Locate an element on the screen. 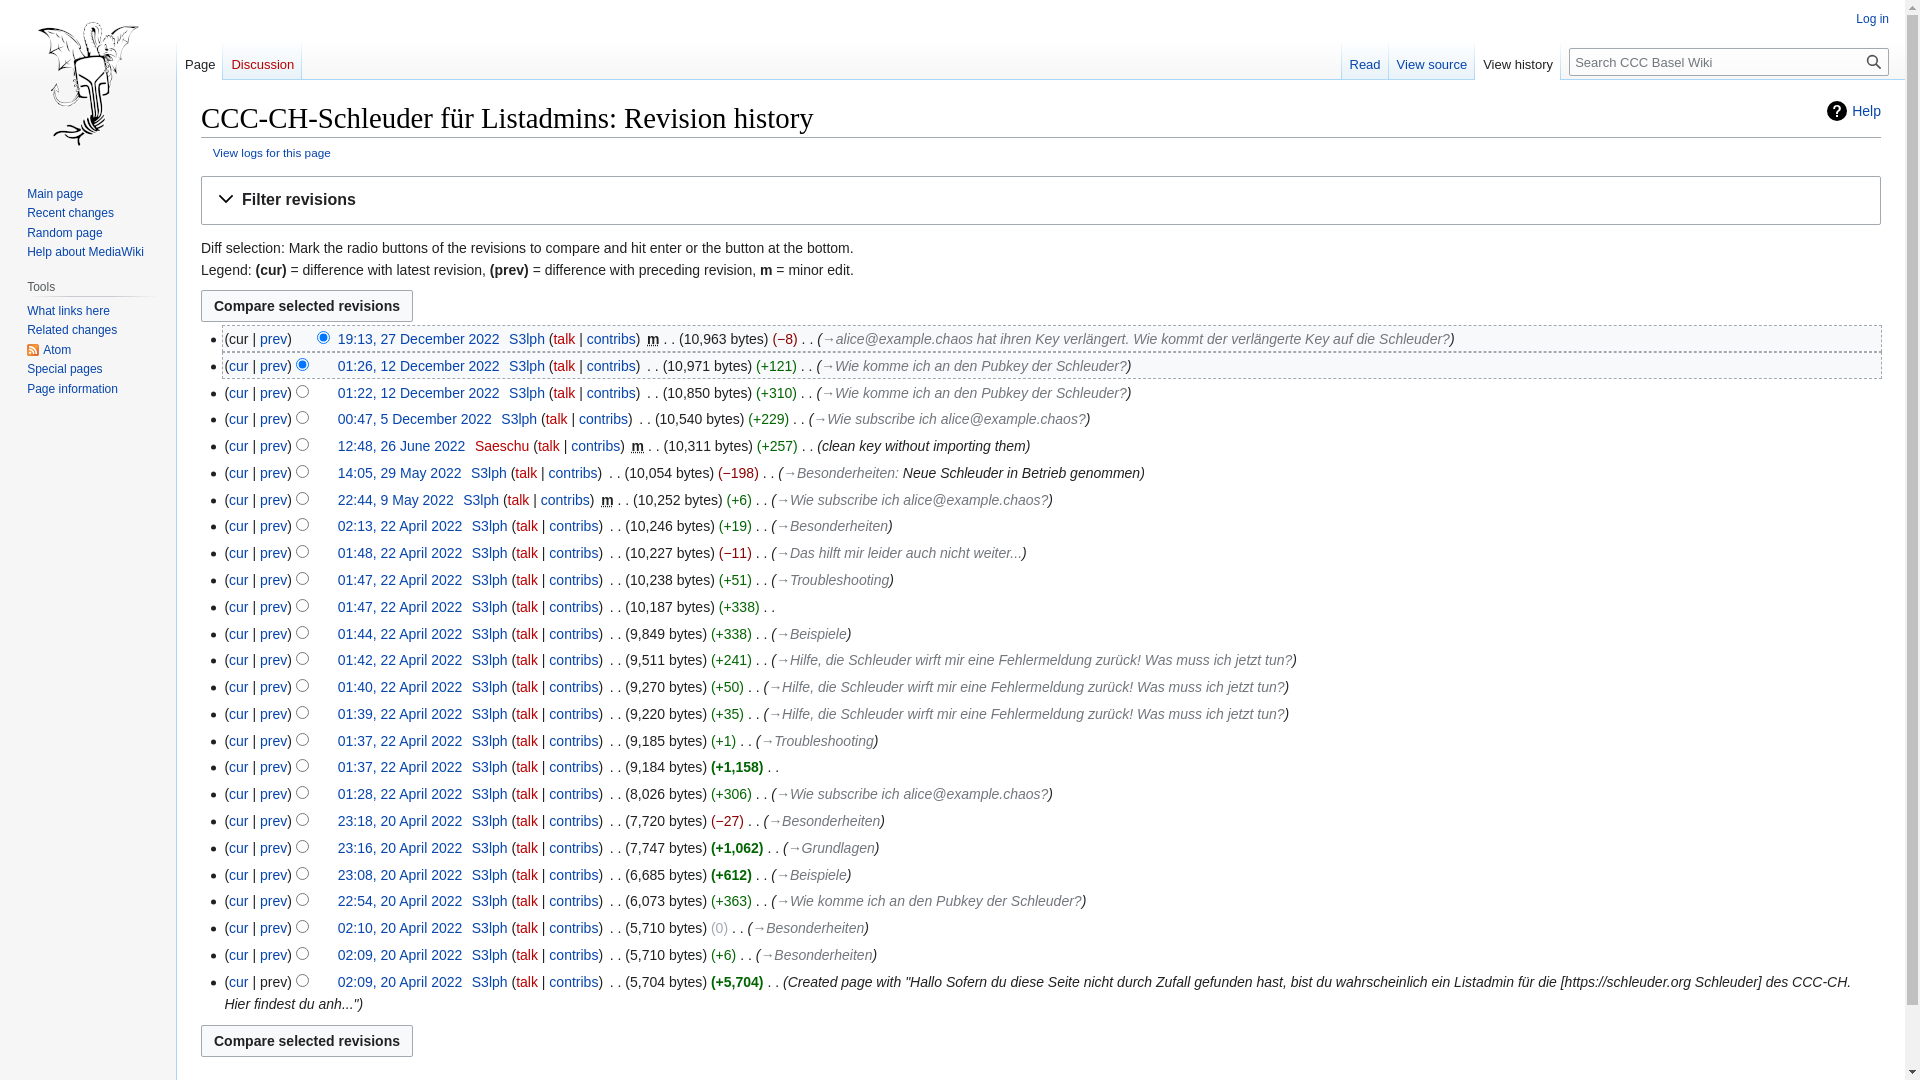 This screenshot has height=1080, width=1920. '19:13, 27 December 2022' is located at coordinates (417, 338).